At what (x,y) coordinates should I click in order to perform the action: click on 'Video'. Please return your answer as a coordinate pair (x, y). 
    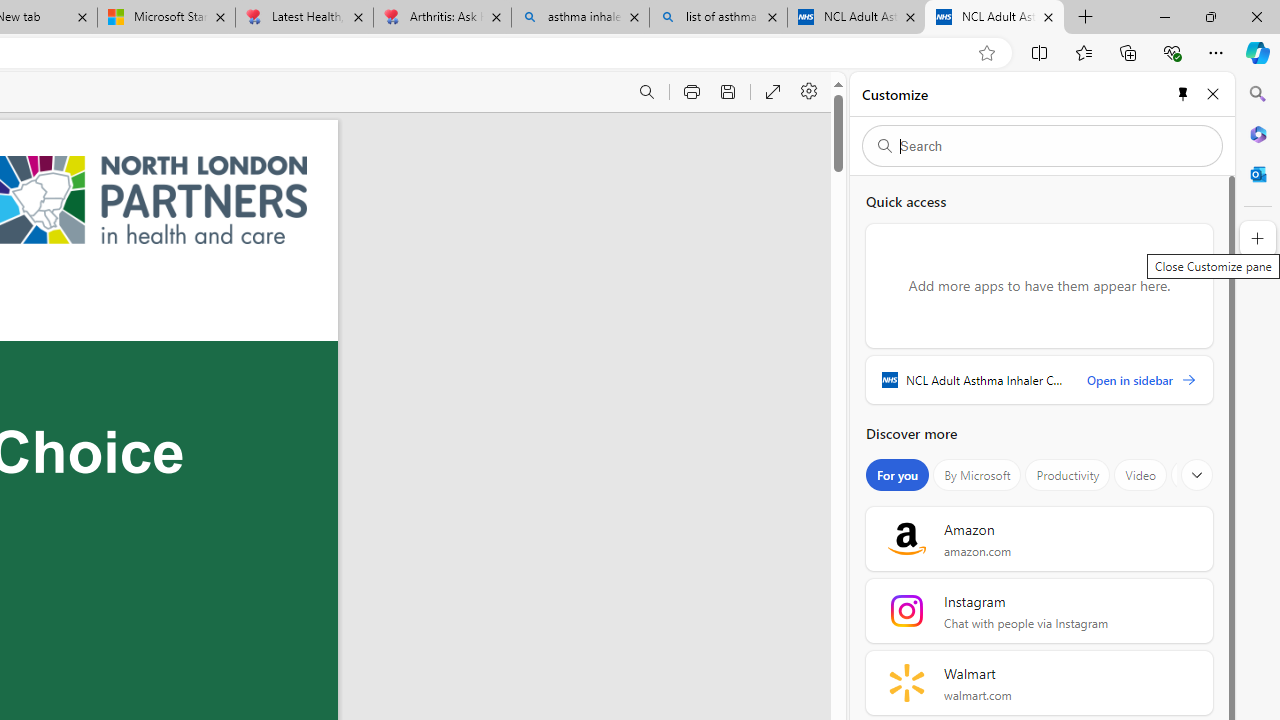
    Looking at the image, I should click on (1140, 475).